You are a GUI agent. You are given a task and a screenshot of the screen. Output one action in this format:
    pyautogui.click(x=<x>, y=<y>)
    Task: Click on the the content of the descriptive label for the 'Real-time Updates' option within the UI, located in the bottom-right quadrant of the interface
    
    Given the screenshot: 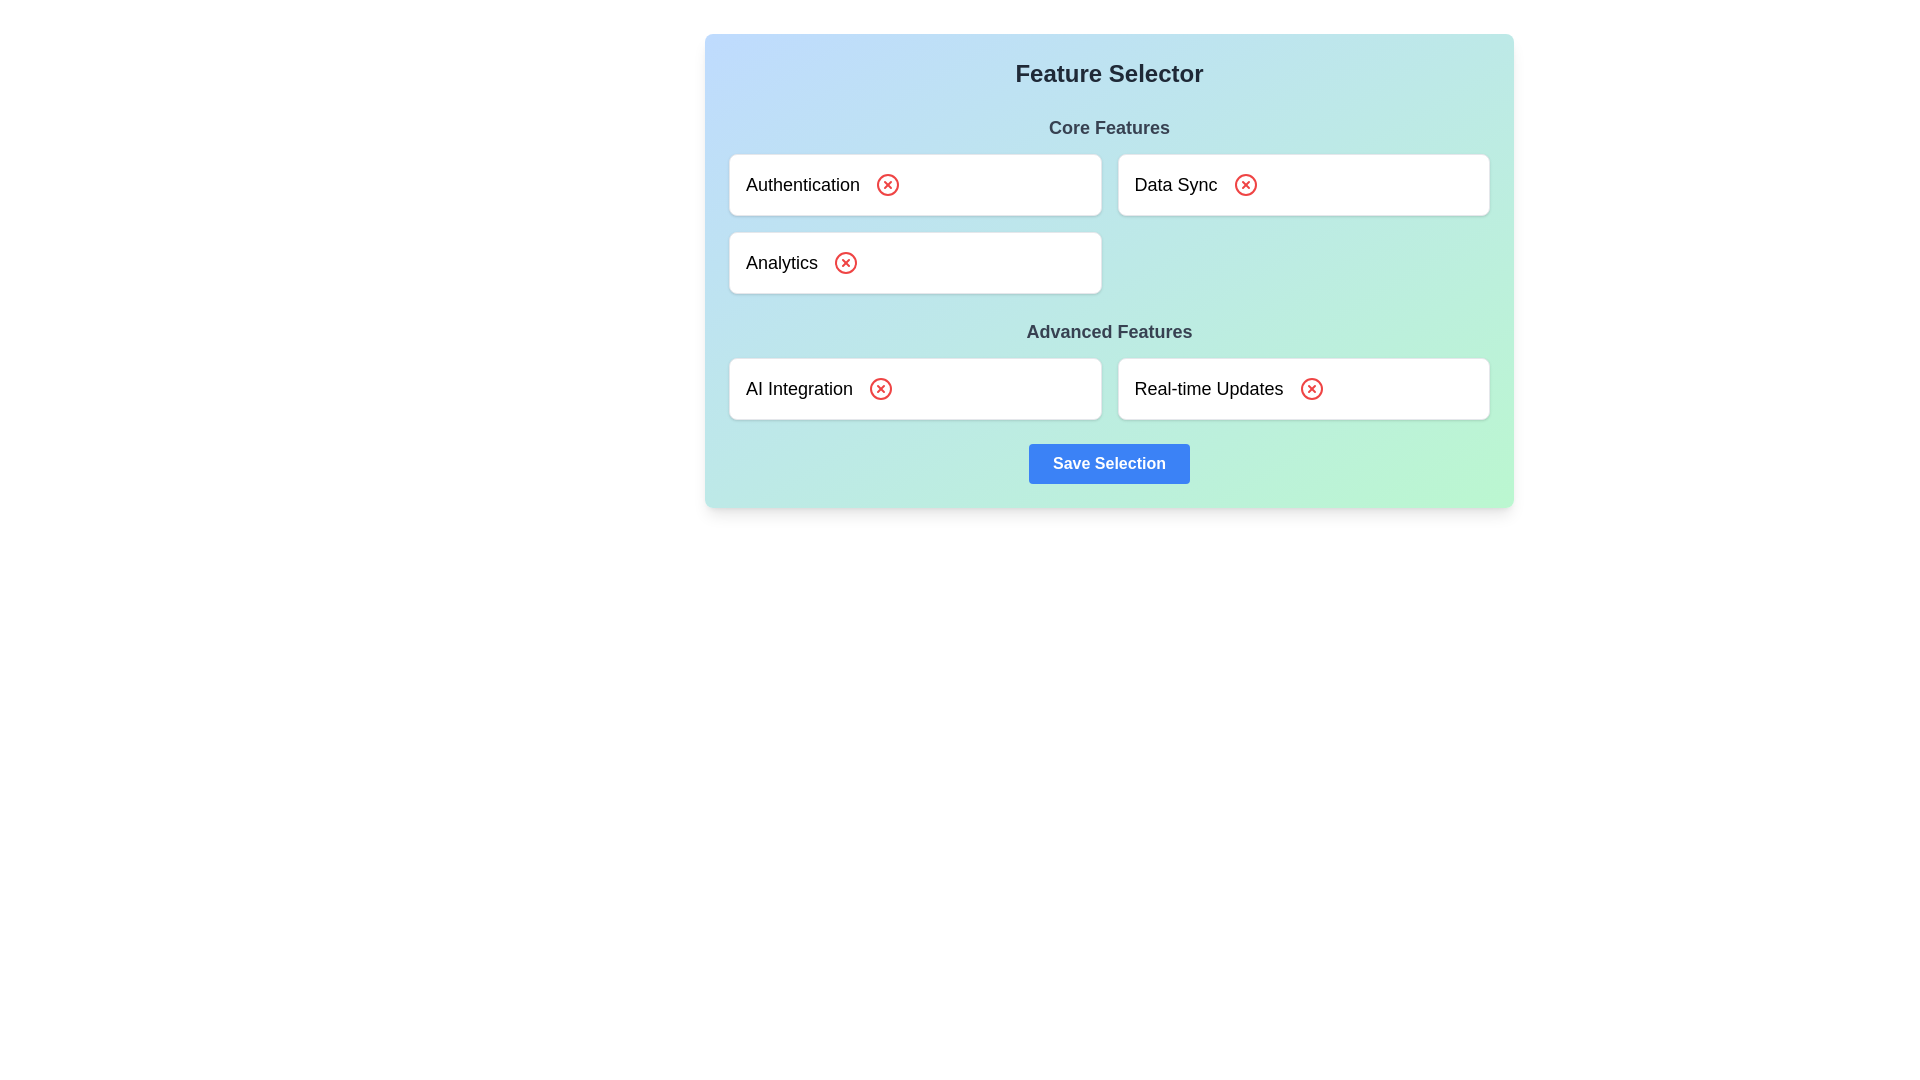 What is the action you would take?
    pyautogui.click(x=1208, y=389)
    